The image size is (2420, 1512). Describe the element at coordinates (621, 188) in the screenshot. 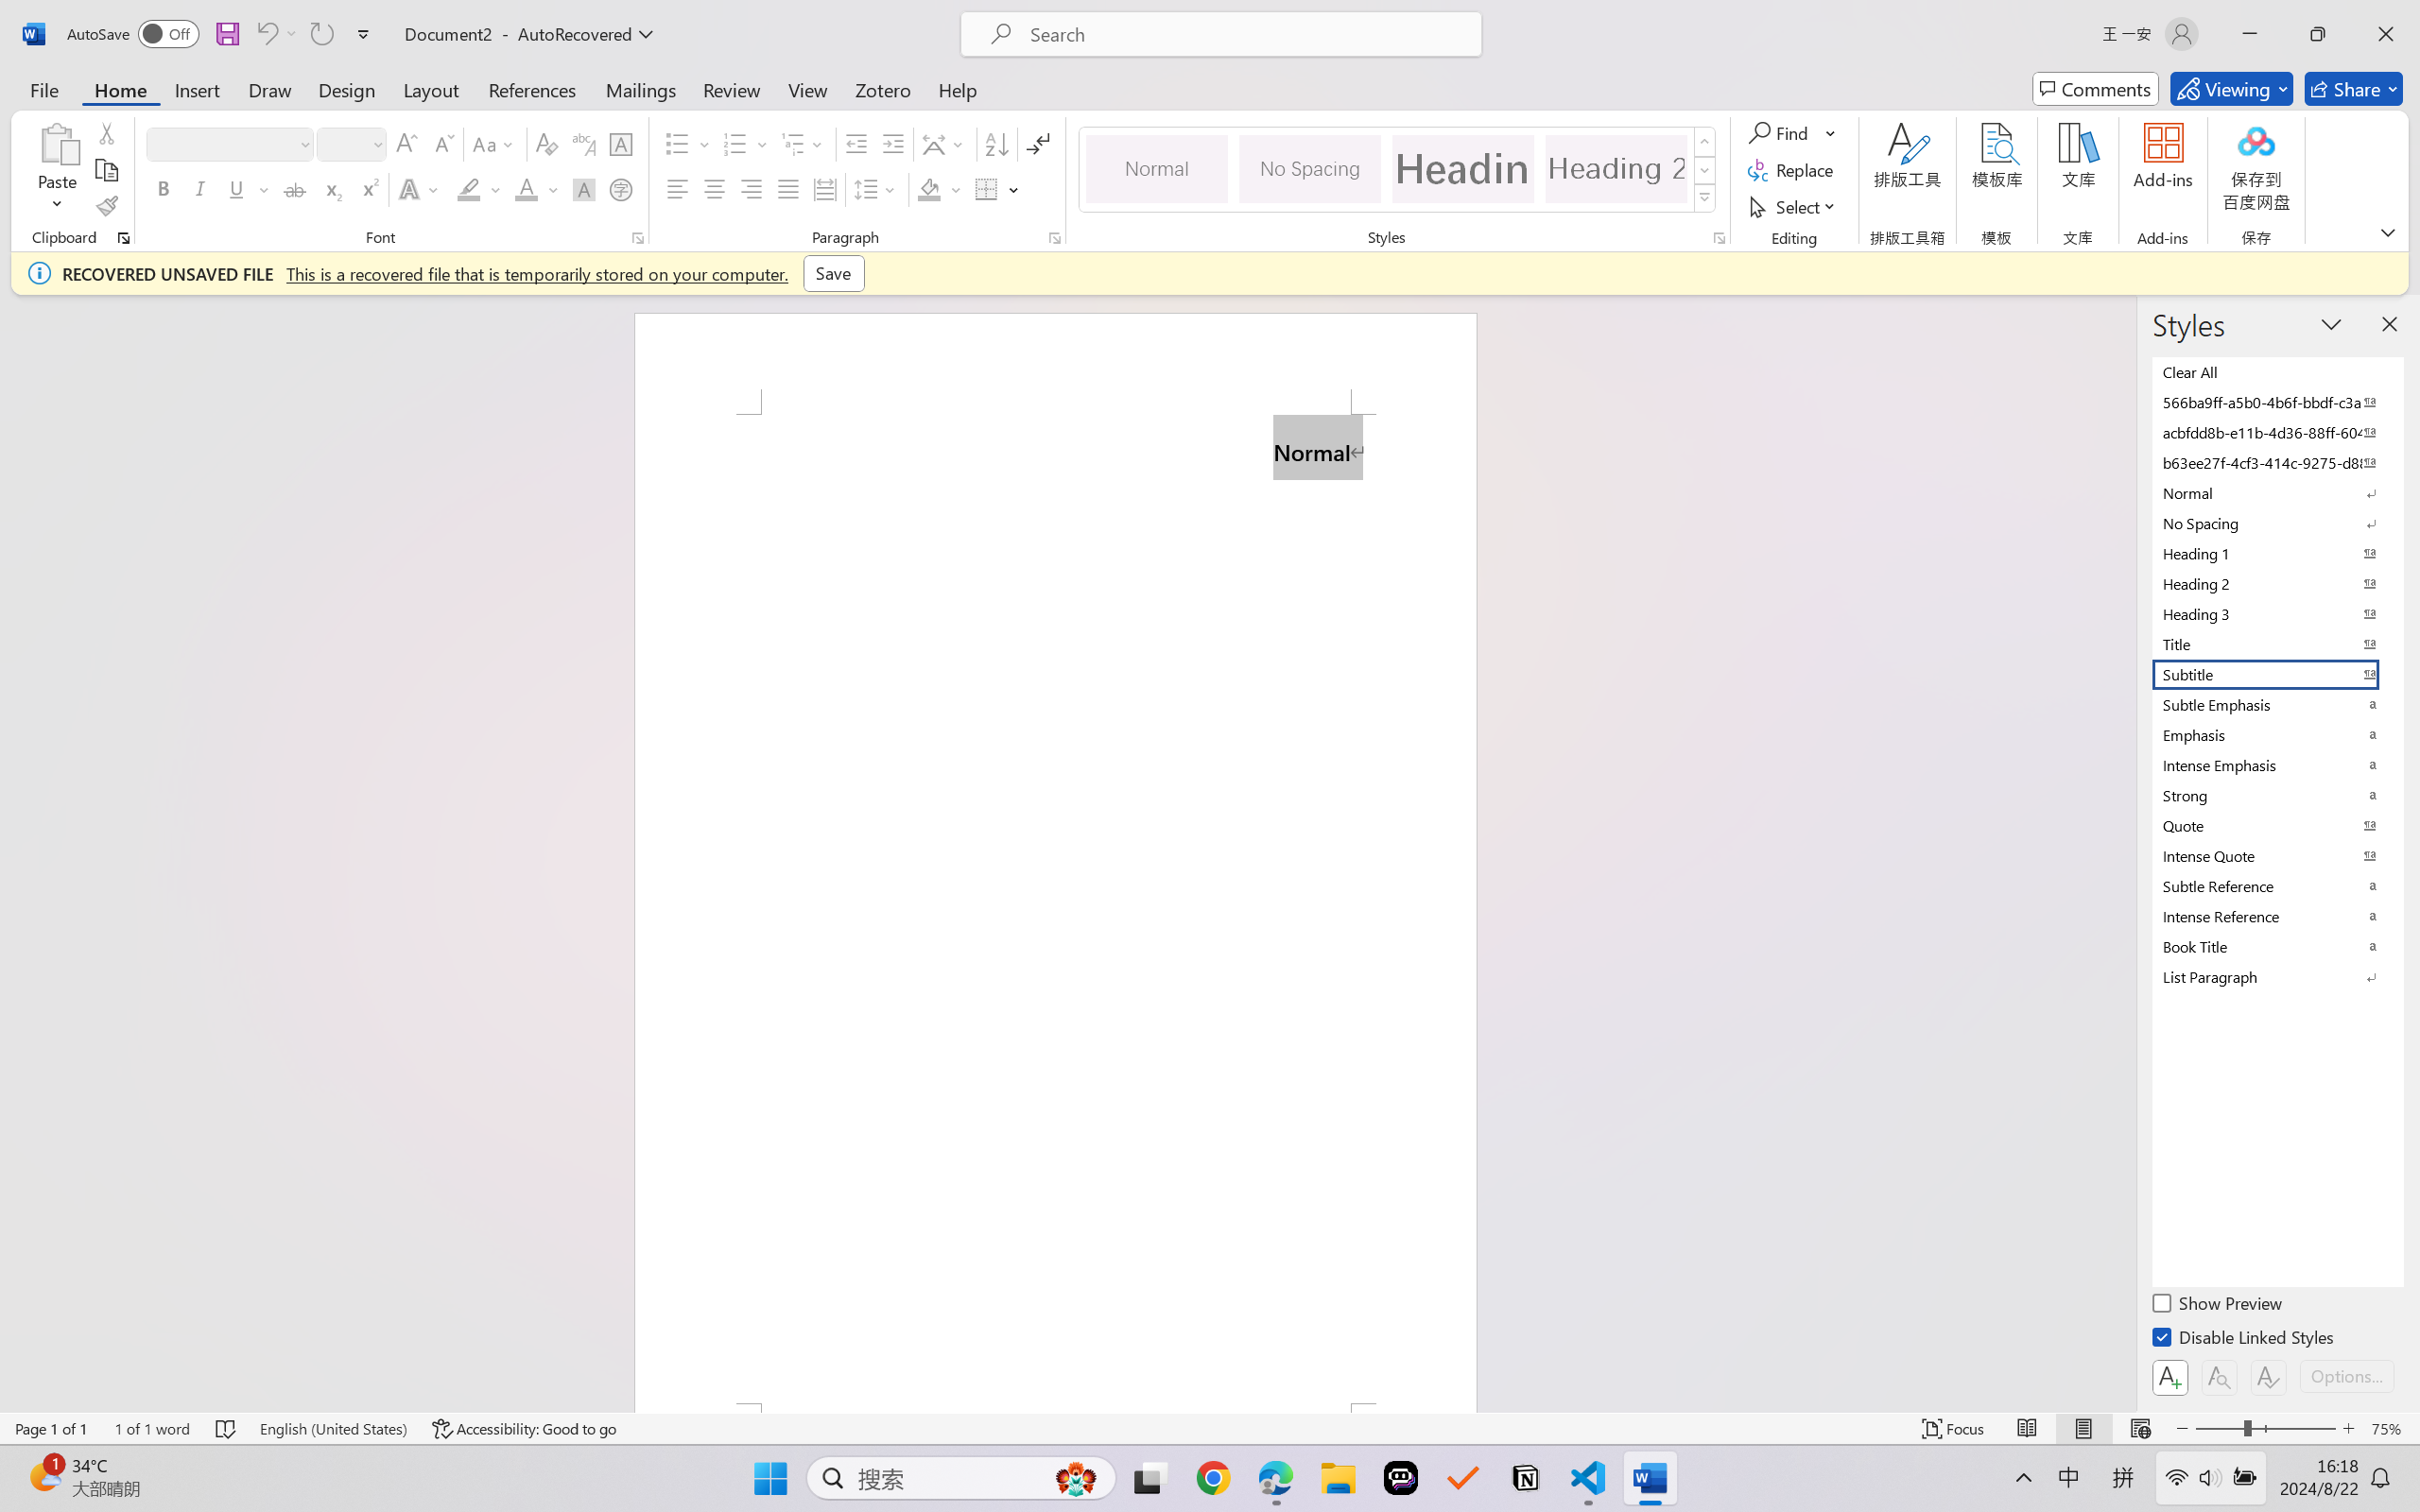

I see `'Enclose Characters...'` at that location.